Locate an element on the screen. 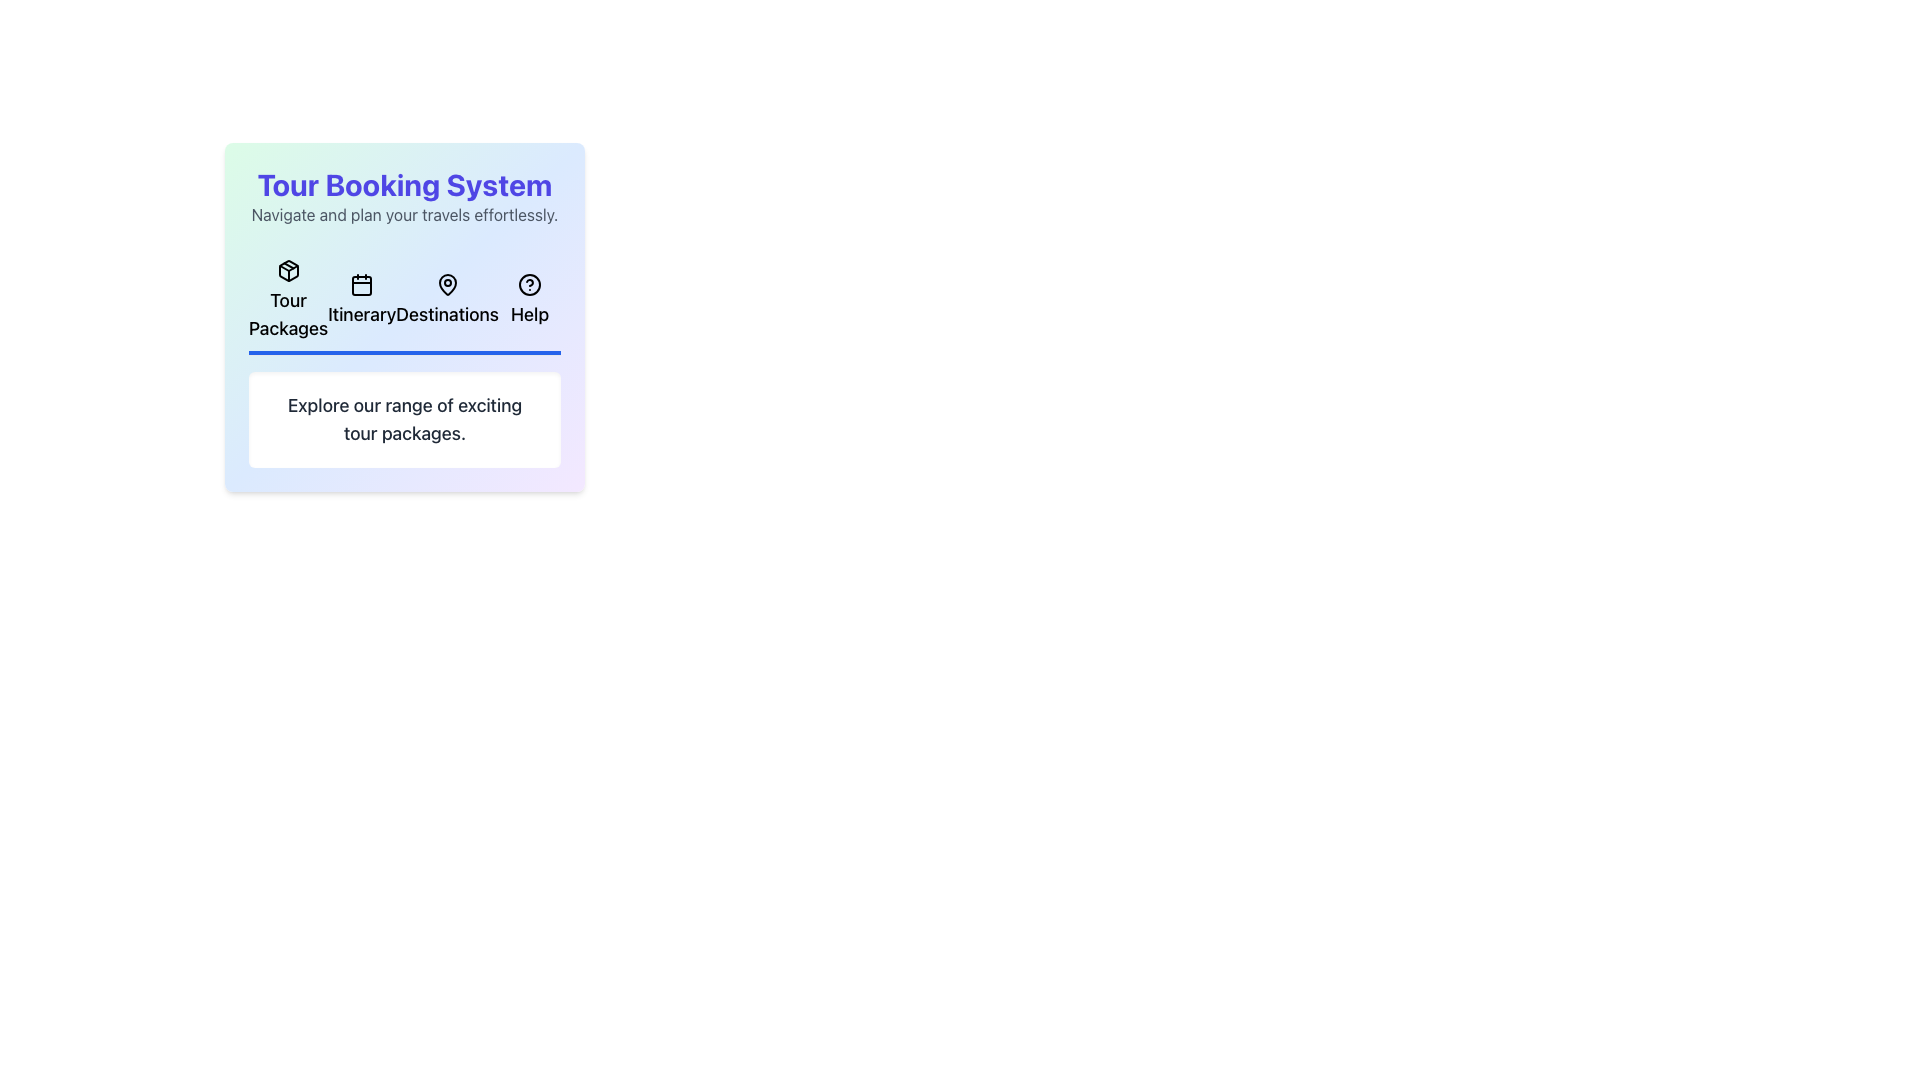  the calendar icon, which is a black line art representation of a date book, located directly above the text 'Itinerary' is located at coordinates (362, 285).